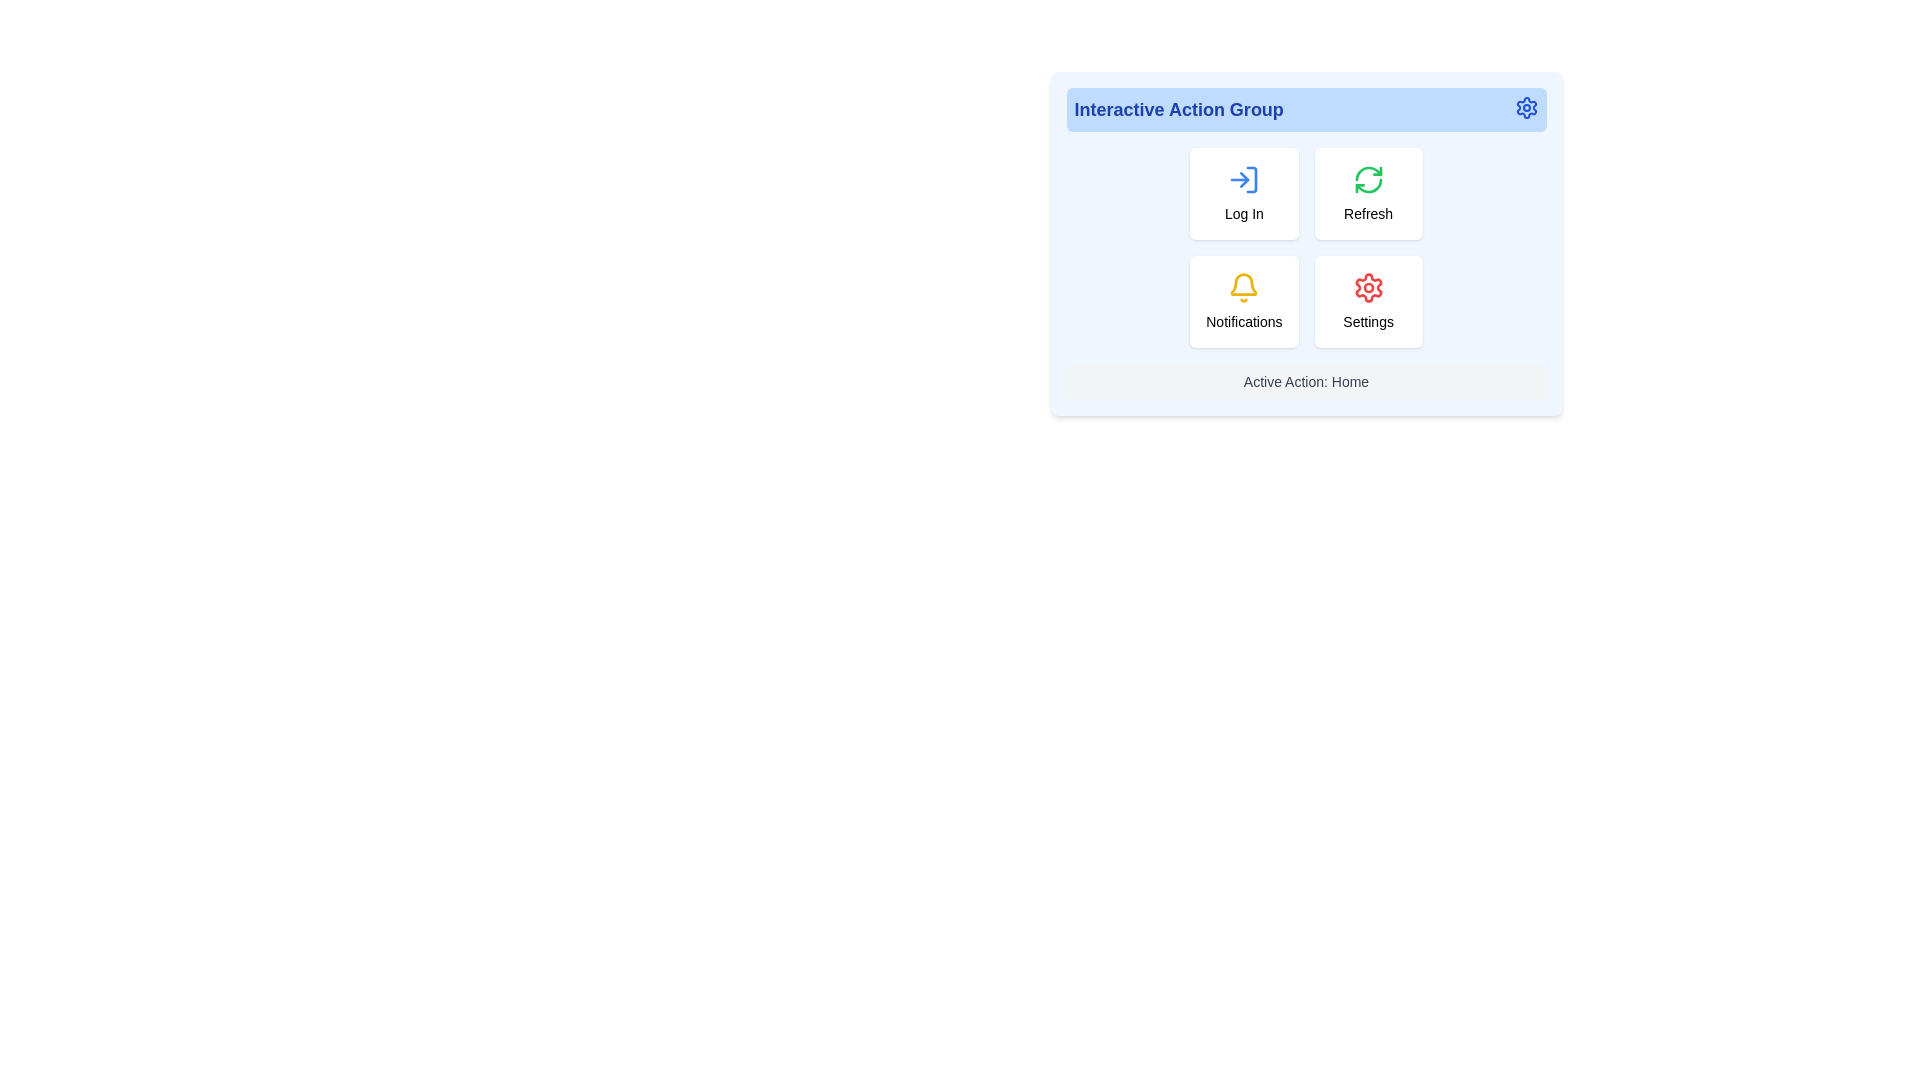 Image resolution: width=1920 pixels, height=1080 pixels. What do you see at coordinates (1367, 320) in the screenshot?
I see `the text label displaying 'Settings' located in the bottom-right corner of the card labeled 'Interactive Action Group'` at bounding box center [1367, 320].